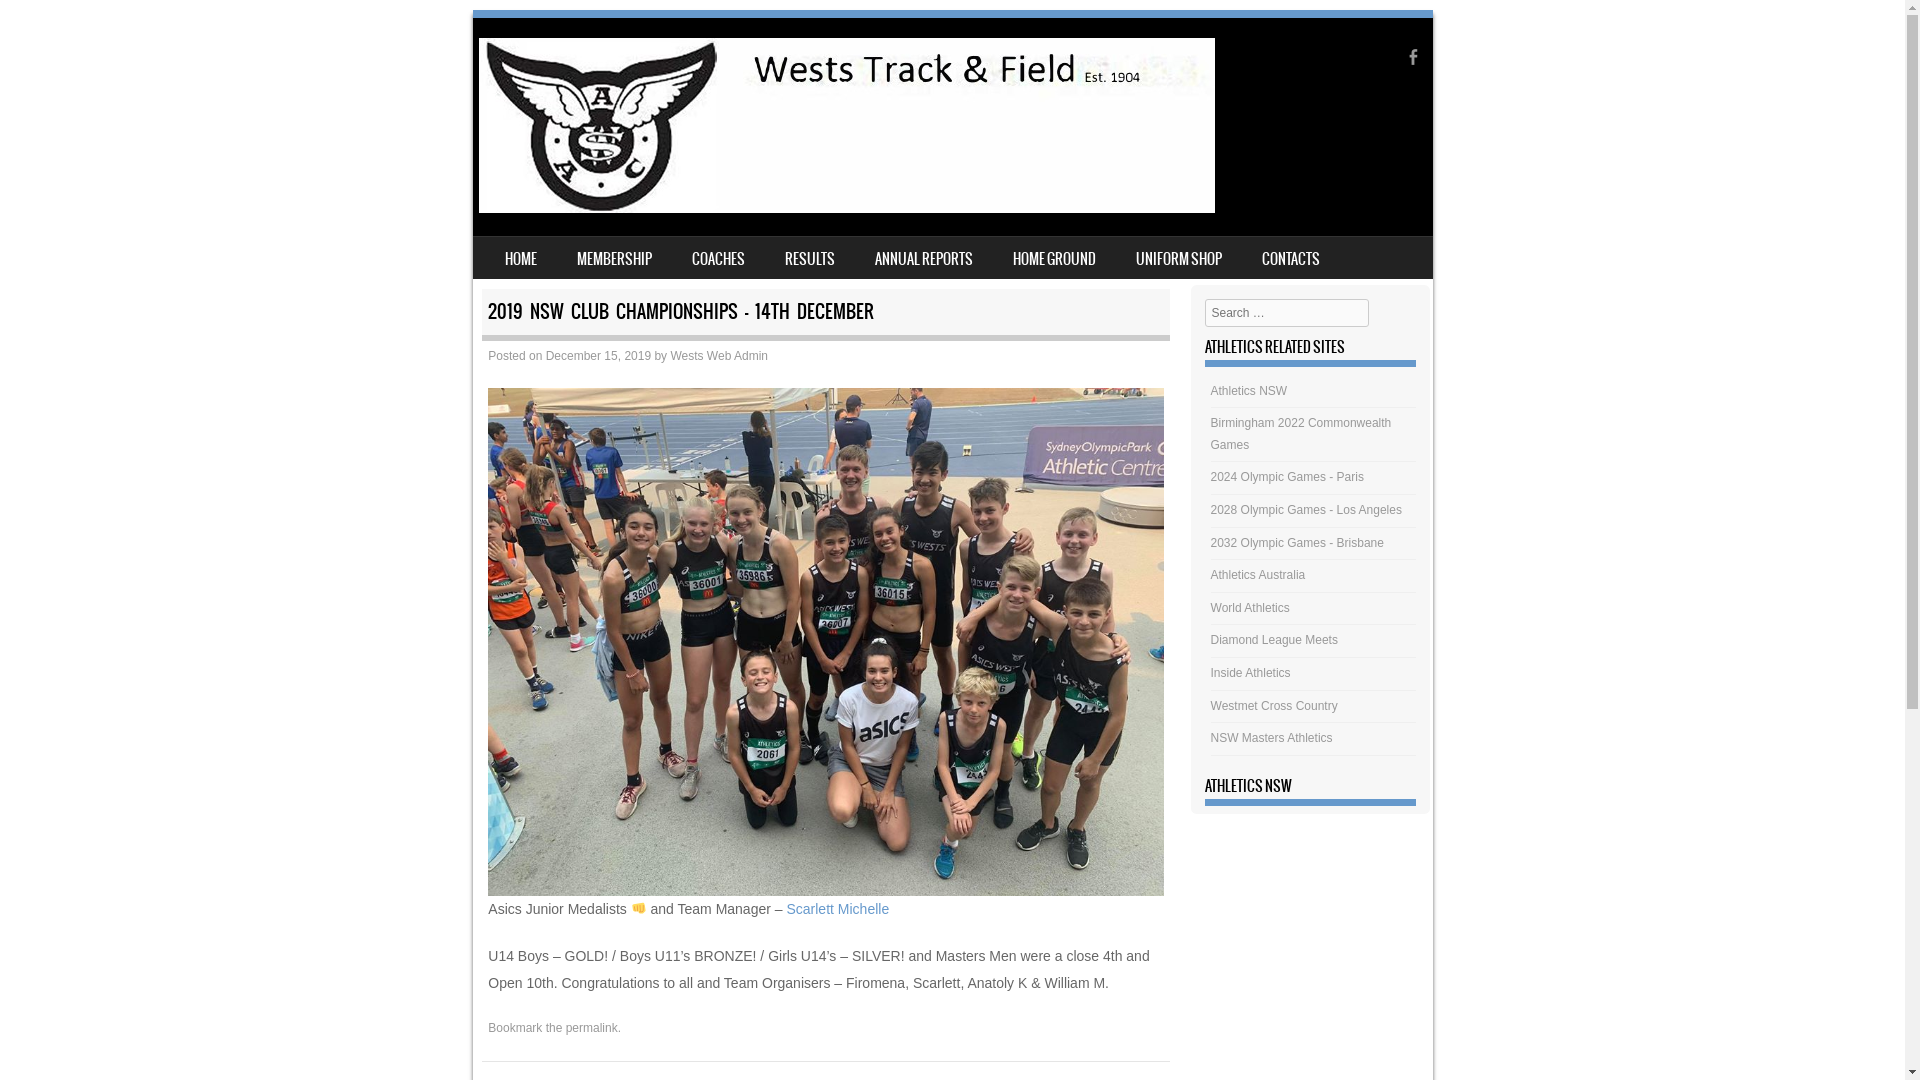  Describe the element at coordinates (719, 354) in the screenshot. I see `'Wests Web Admin'` at that location.